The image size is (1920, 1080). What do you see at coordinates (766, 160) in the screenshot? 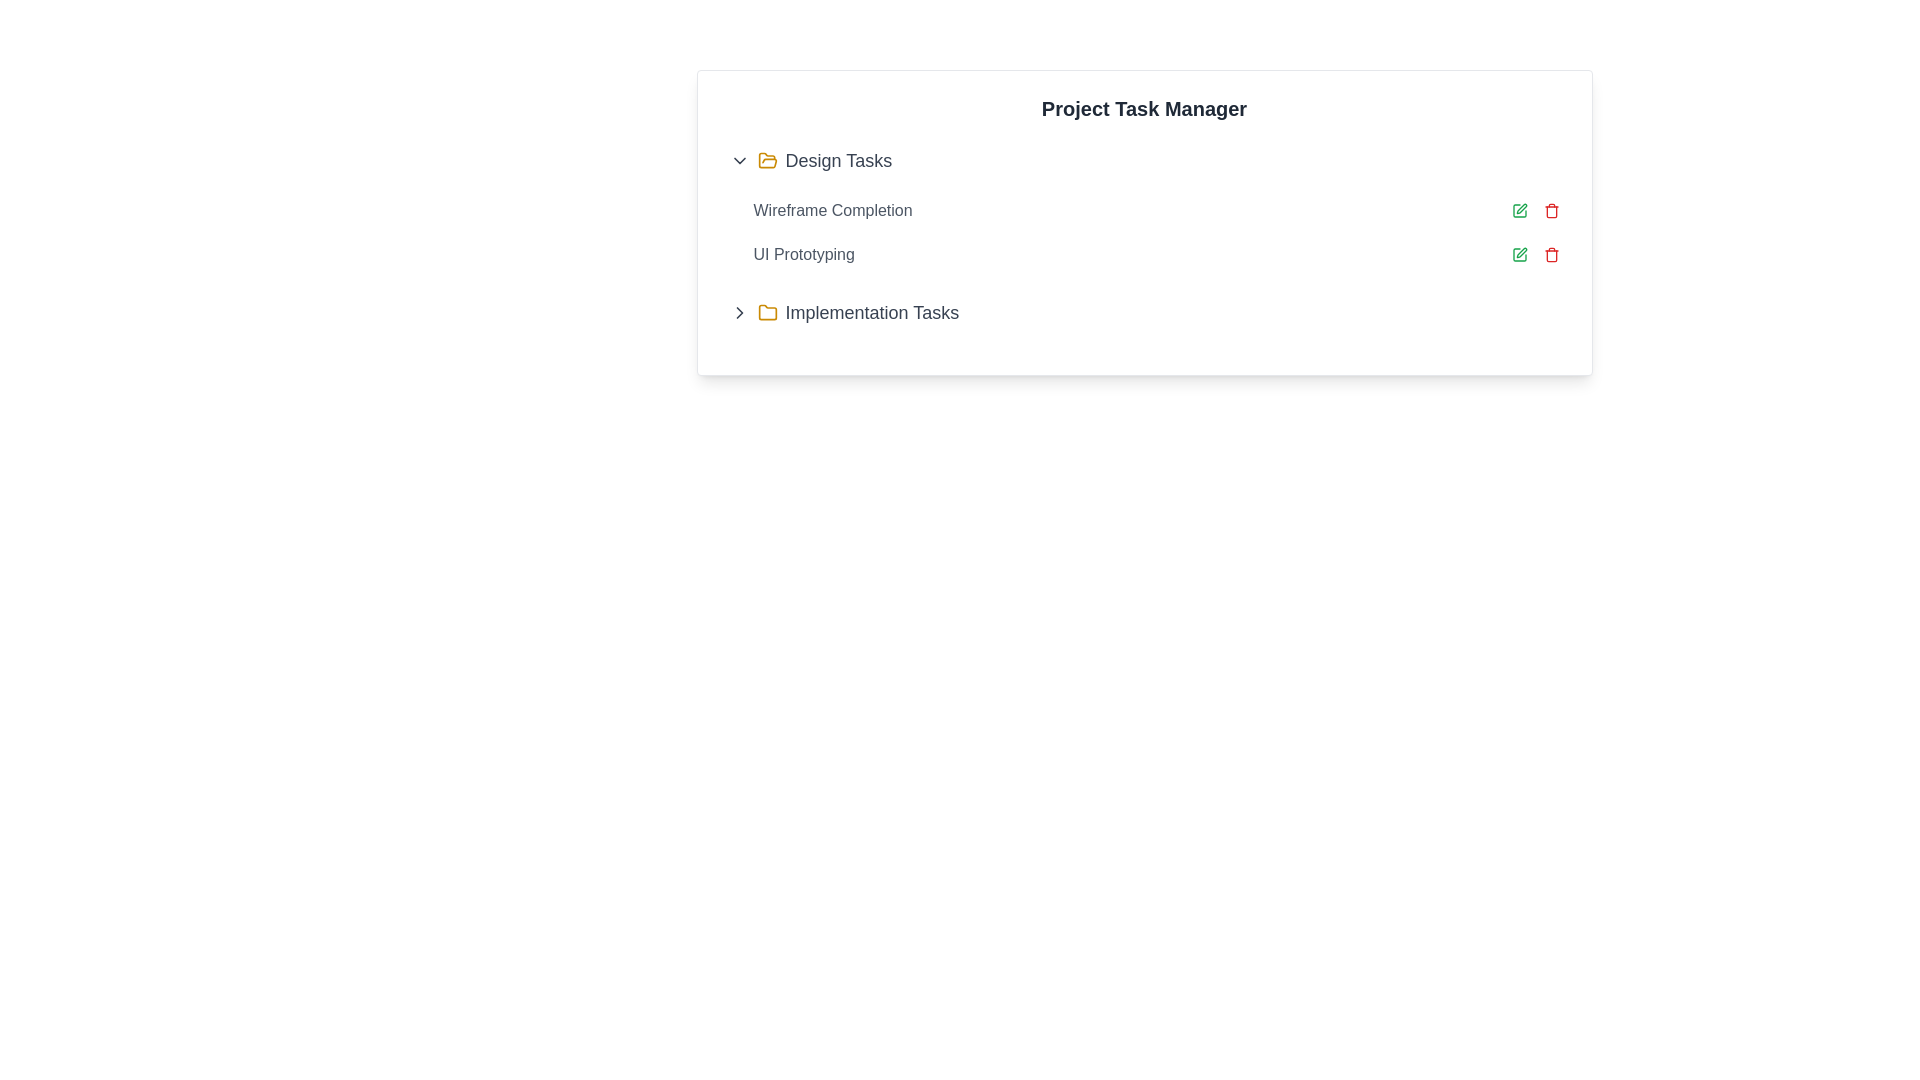
I see `the expanded state of the yellow folder icon representing 'Design Tasks', located between the downward chevron icon and the 'Design Tasks' label in the Project Task Manager section` at bounding box center [766, 160].